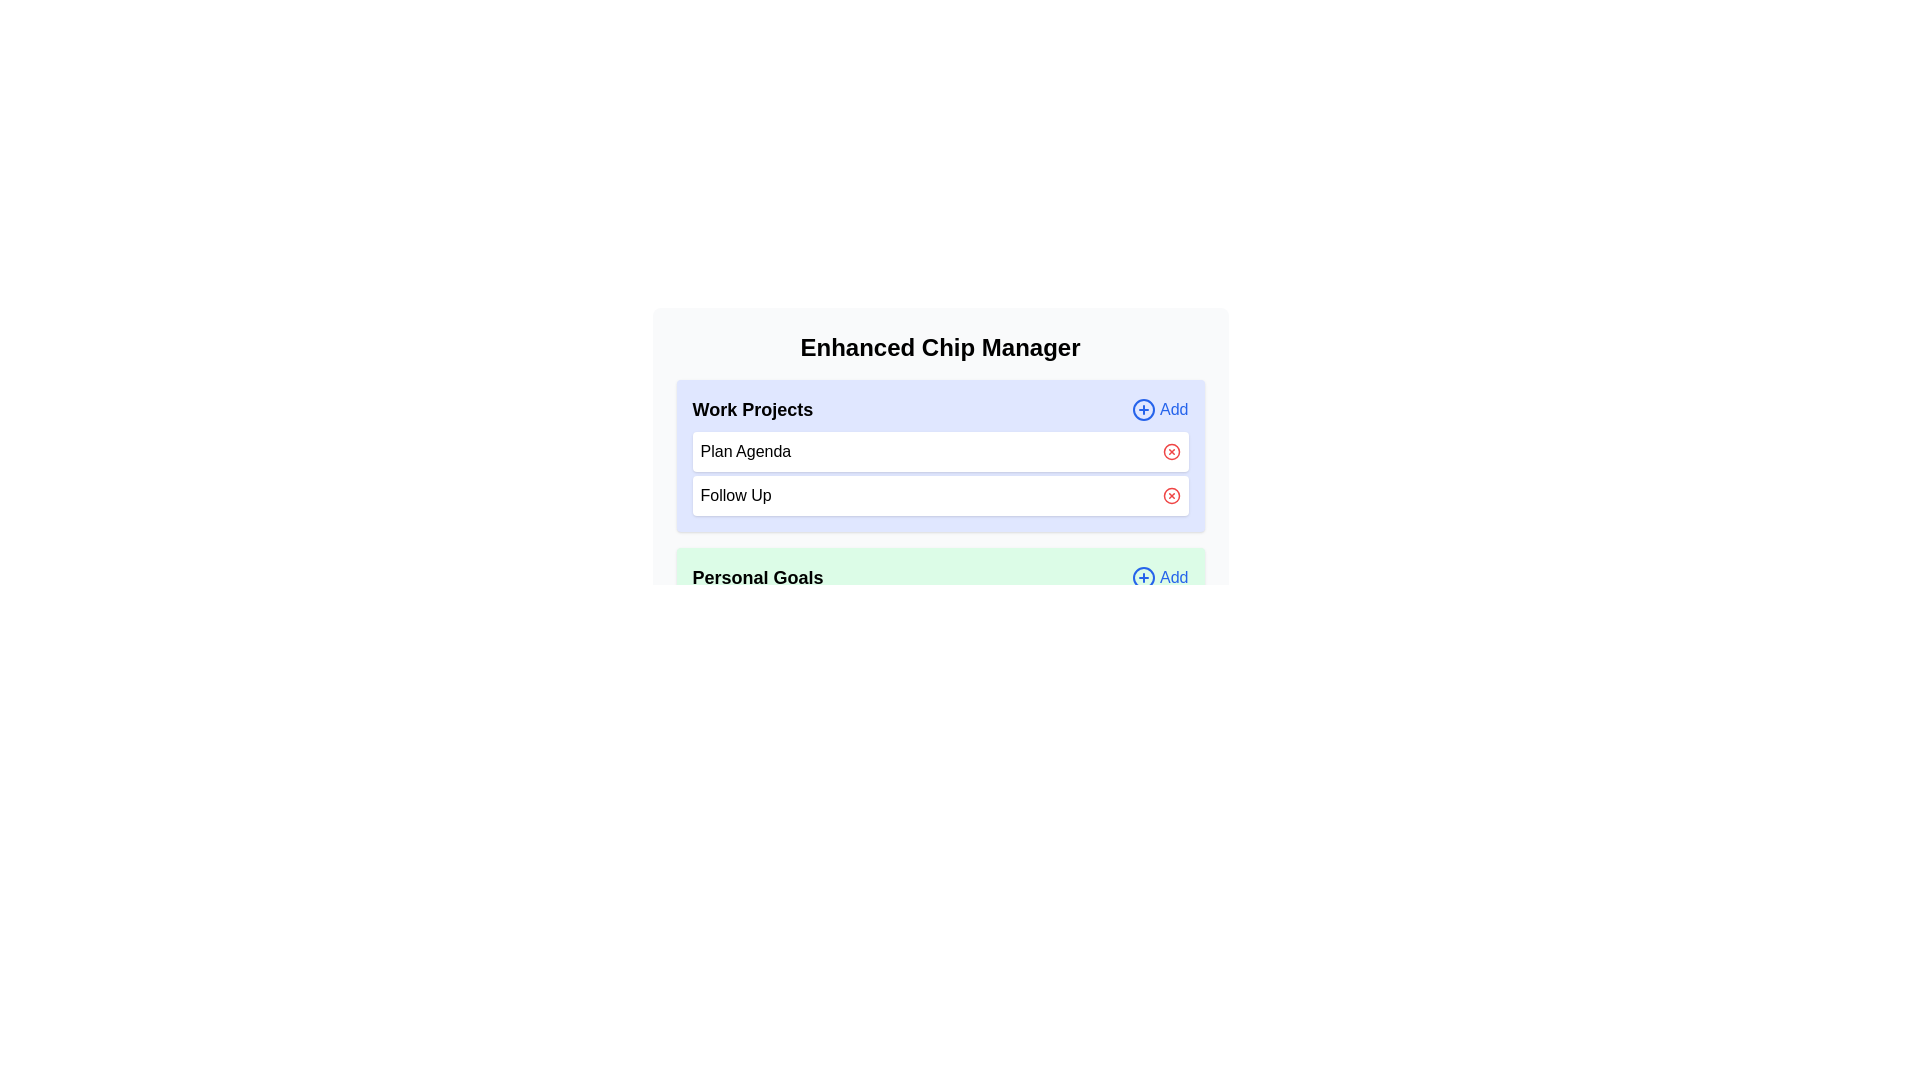 The width and height of the screenshot is (1920, 1080). I want to click on 'Add' button for the category 'Personal Goals' to add a new chip, so click(1160, 578).